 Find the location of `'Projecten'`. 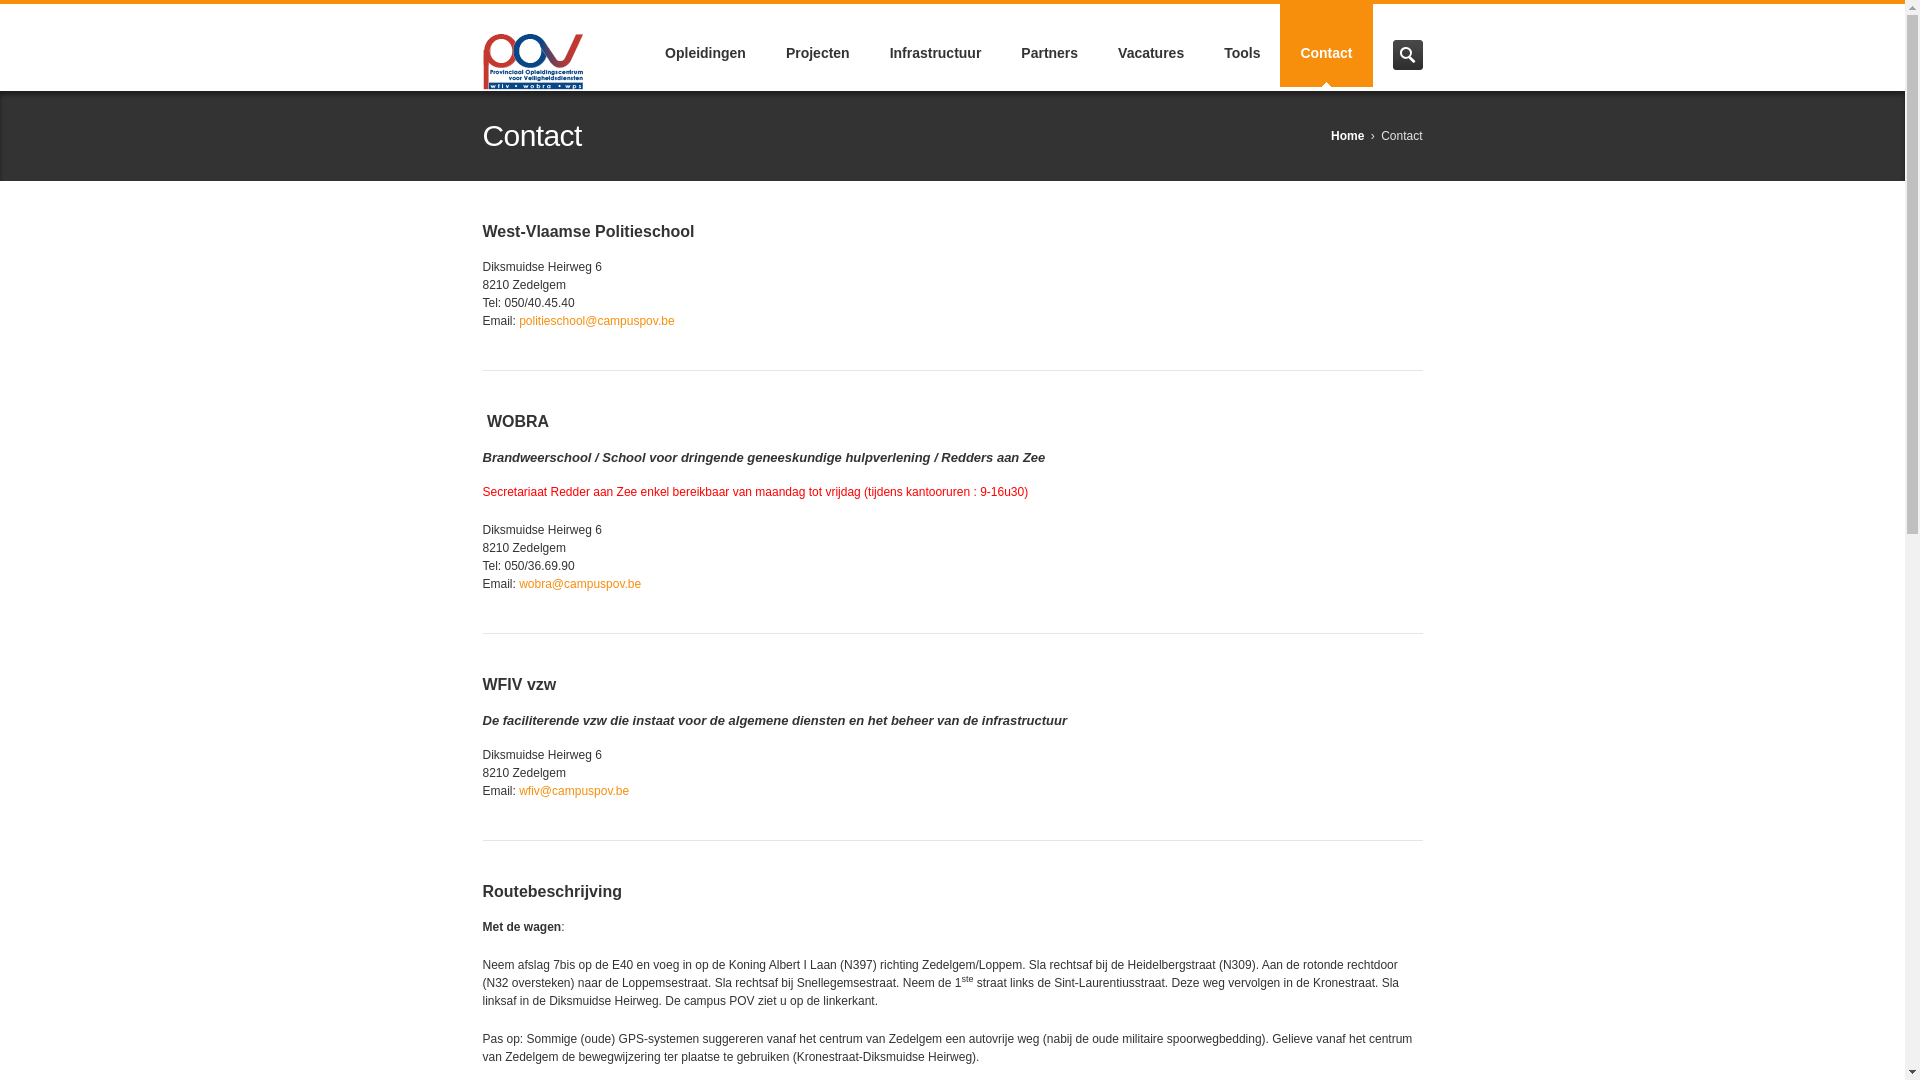

'Projecten' is located at coordinates (817, 45).